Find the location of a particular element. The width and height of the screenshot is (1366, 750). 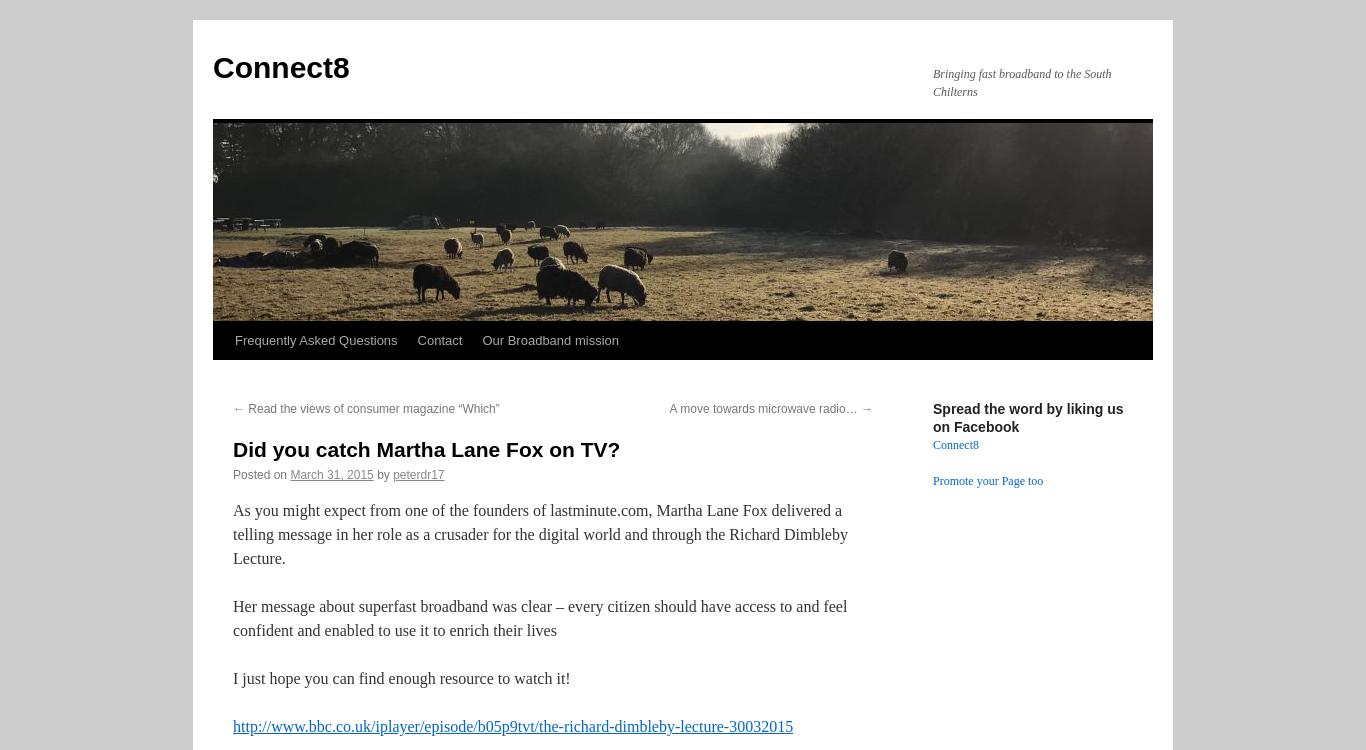

'Posted on' is located at coordinates (259, 473).